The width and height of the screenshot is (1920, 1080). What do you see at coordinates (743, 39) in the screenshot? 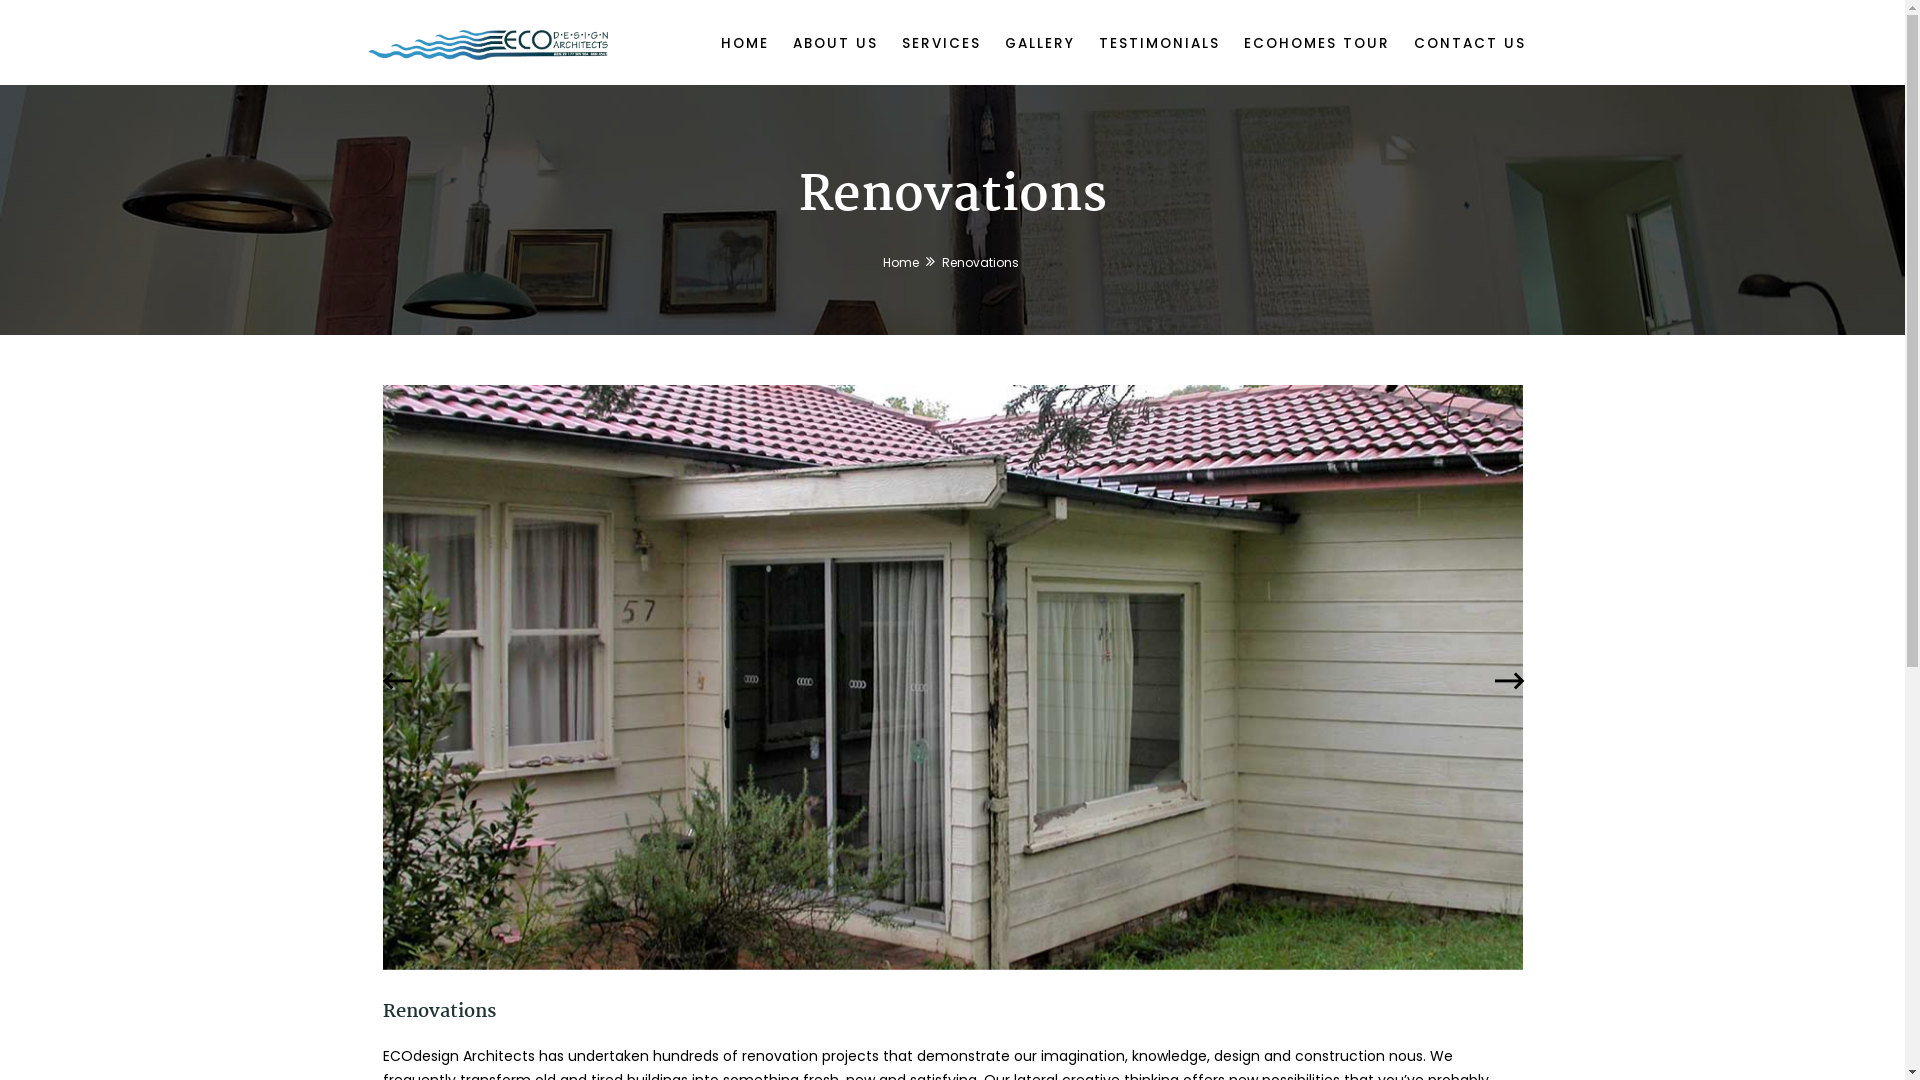
I see `'HOME'` at bounding box center [743, 39].